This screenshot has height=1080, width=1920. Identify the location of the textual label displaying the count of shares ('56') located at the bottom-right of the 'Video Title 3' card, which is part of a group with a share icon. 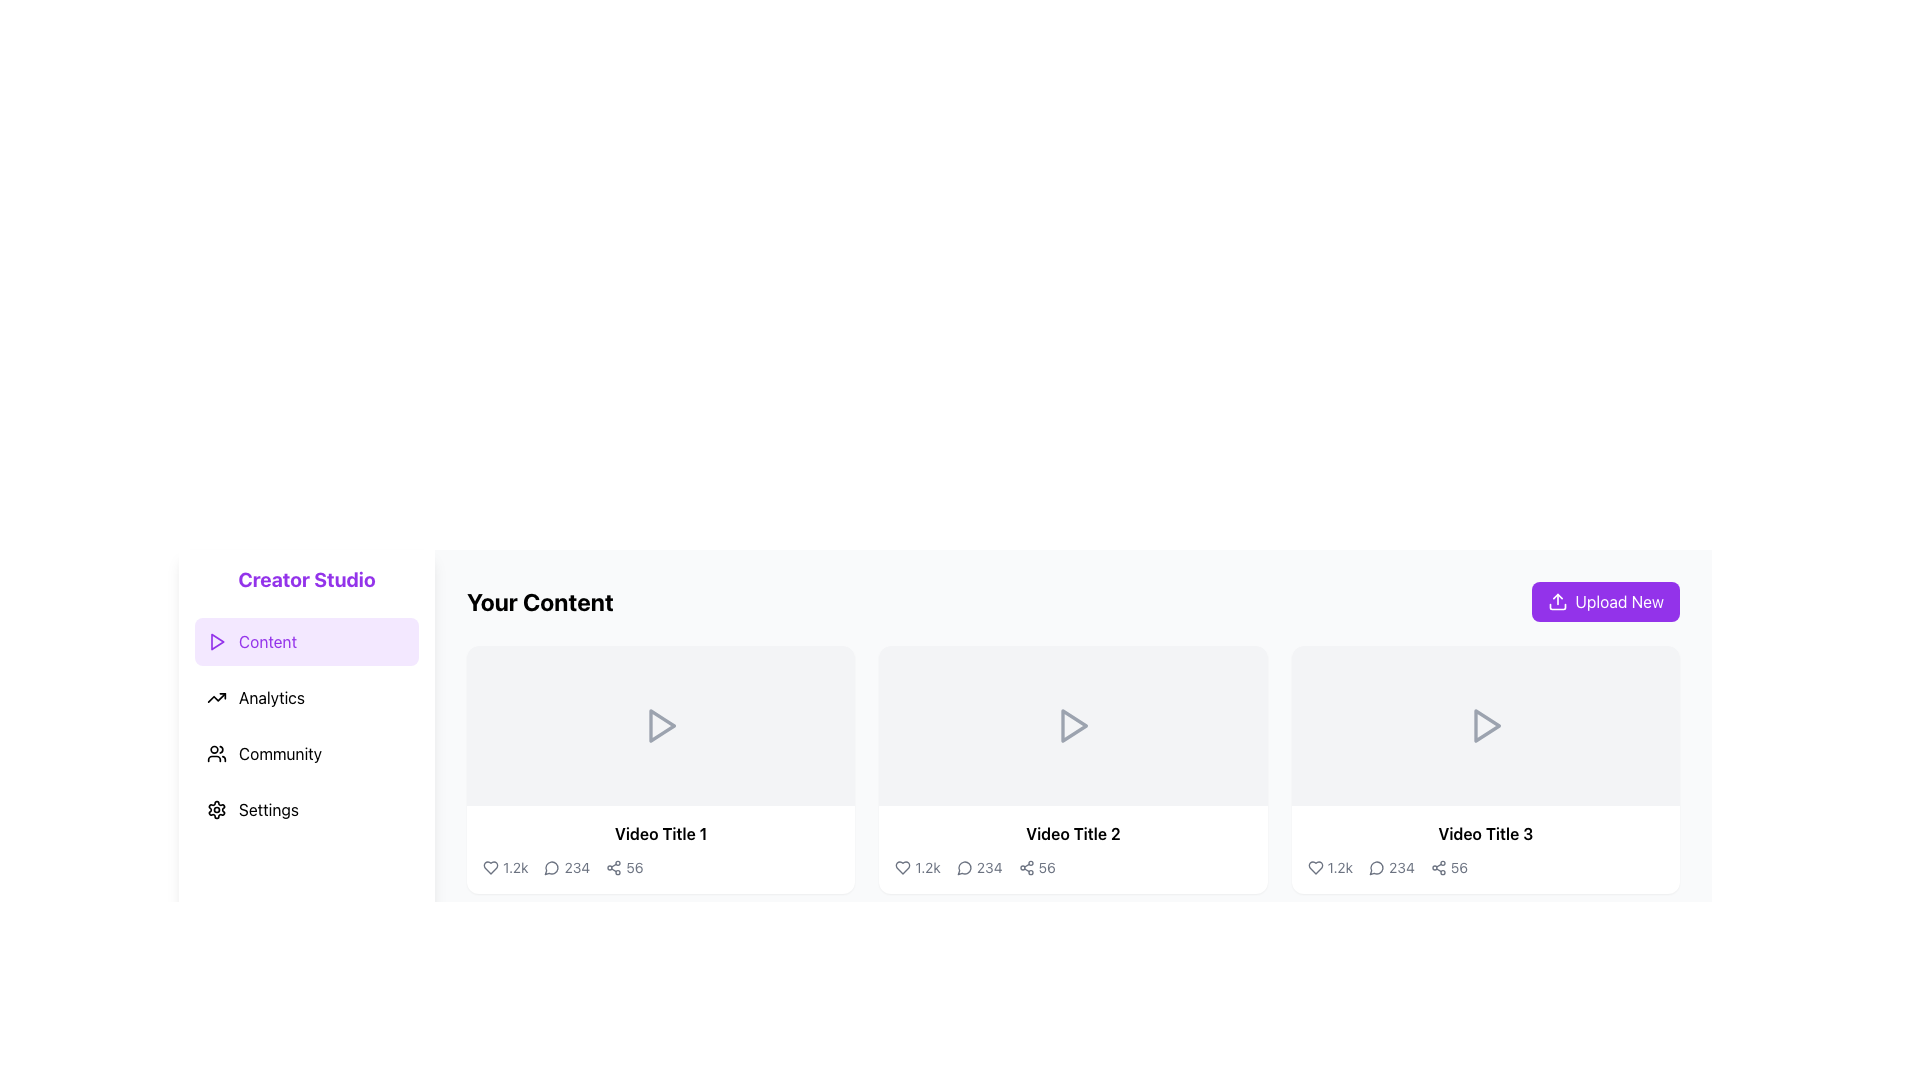
(1459, 866).